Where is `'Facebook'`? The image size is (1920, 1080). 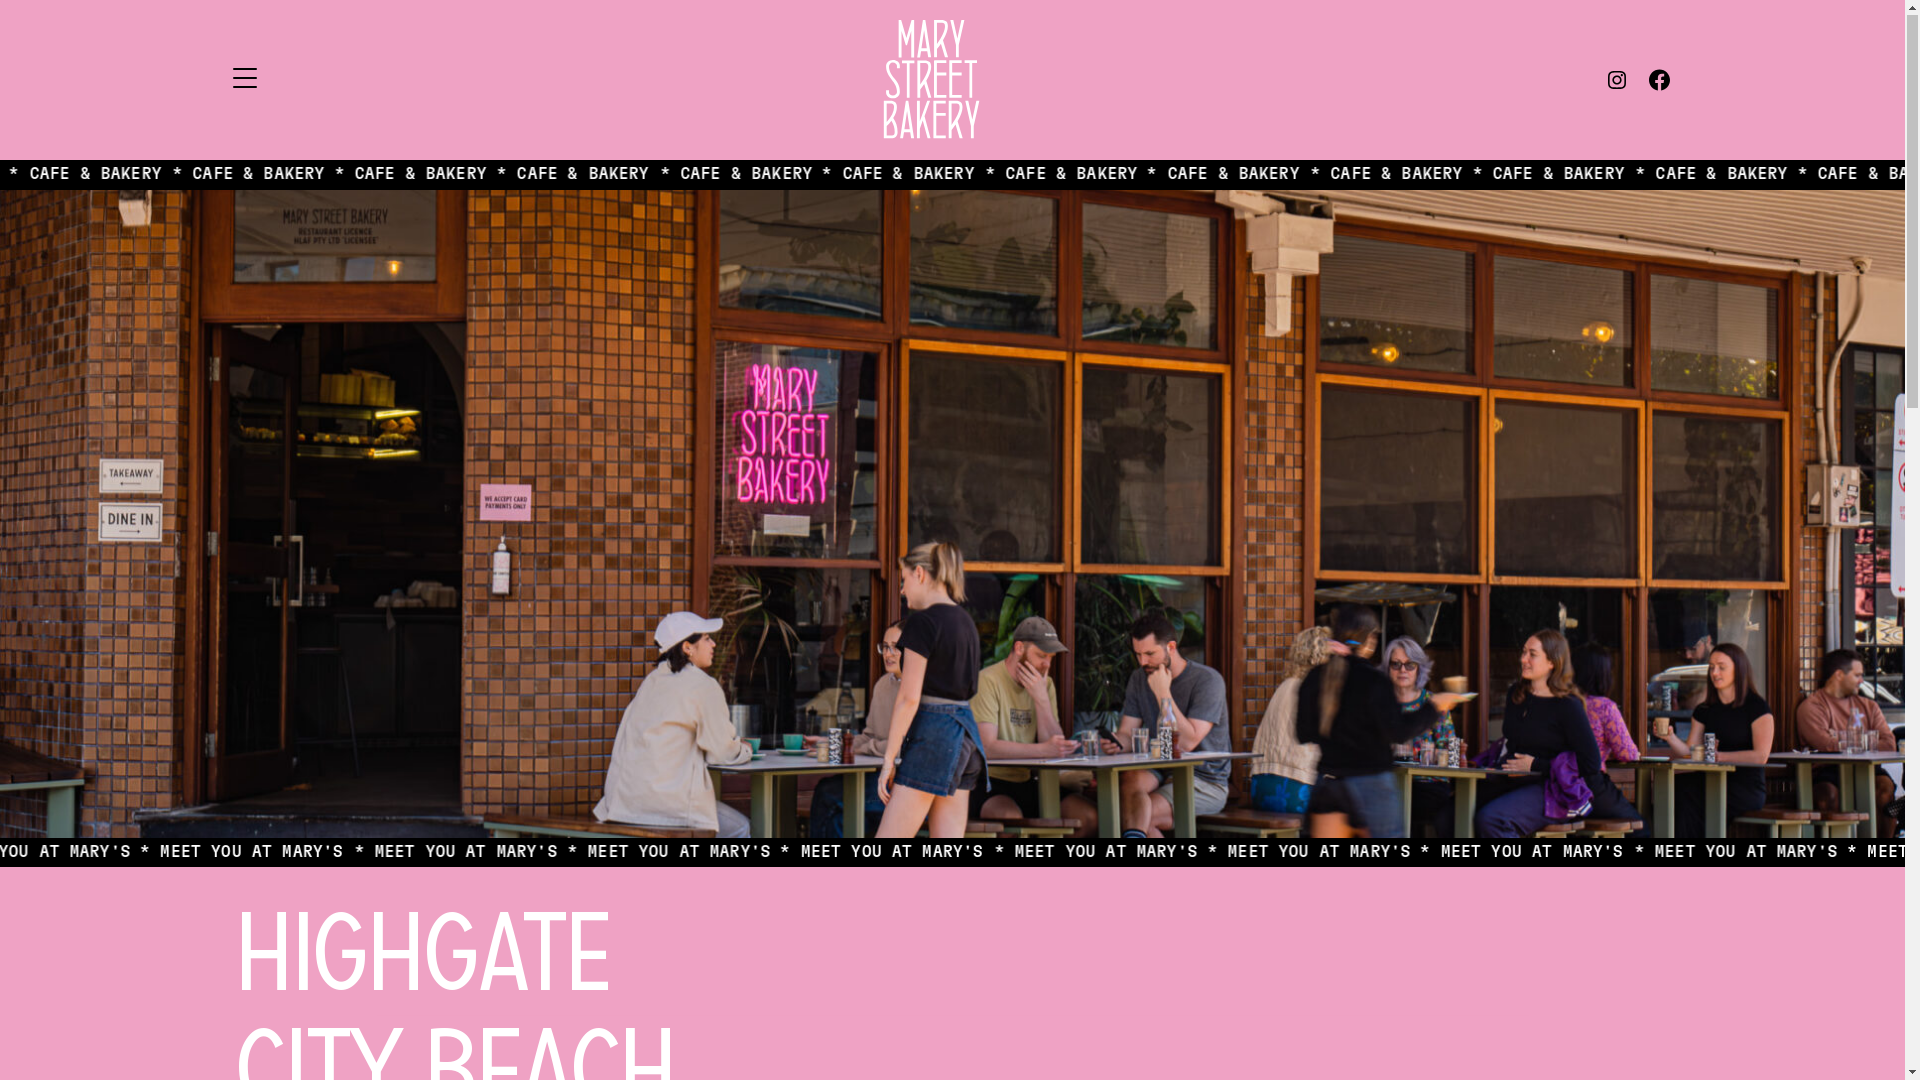
'Facebook' is located at coordinates (1660, 80).